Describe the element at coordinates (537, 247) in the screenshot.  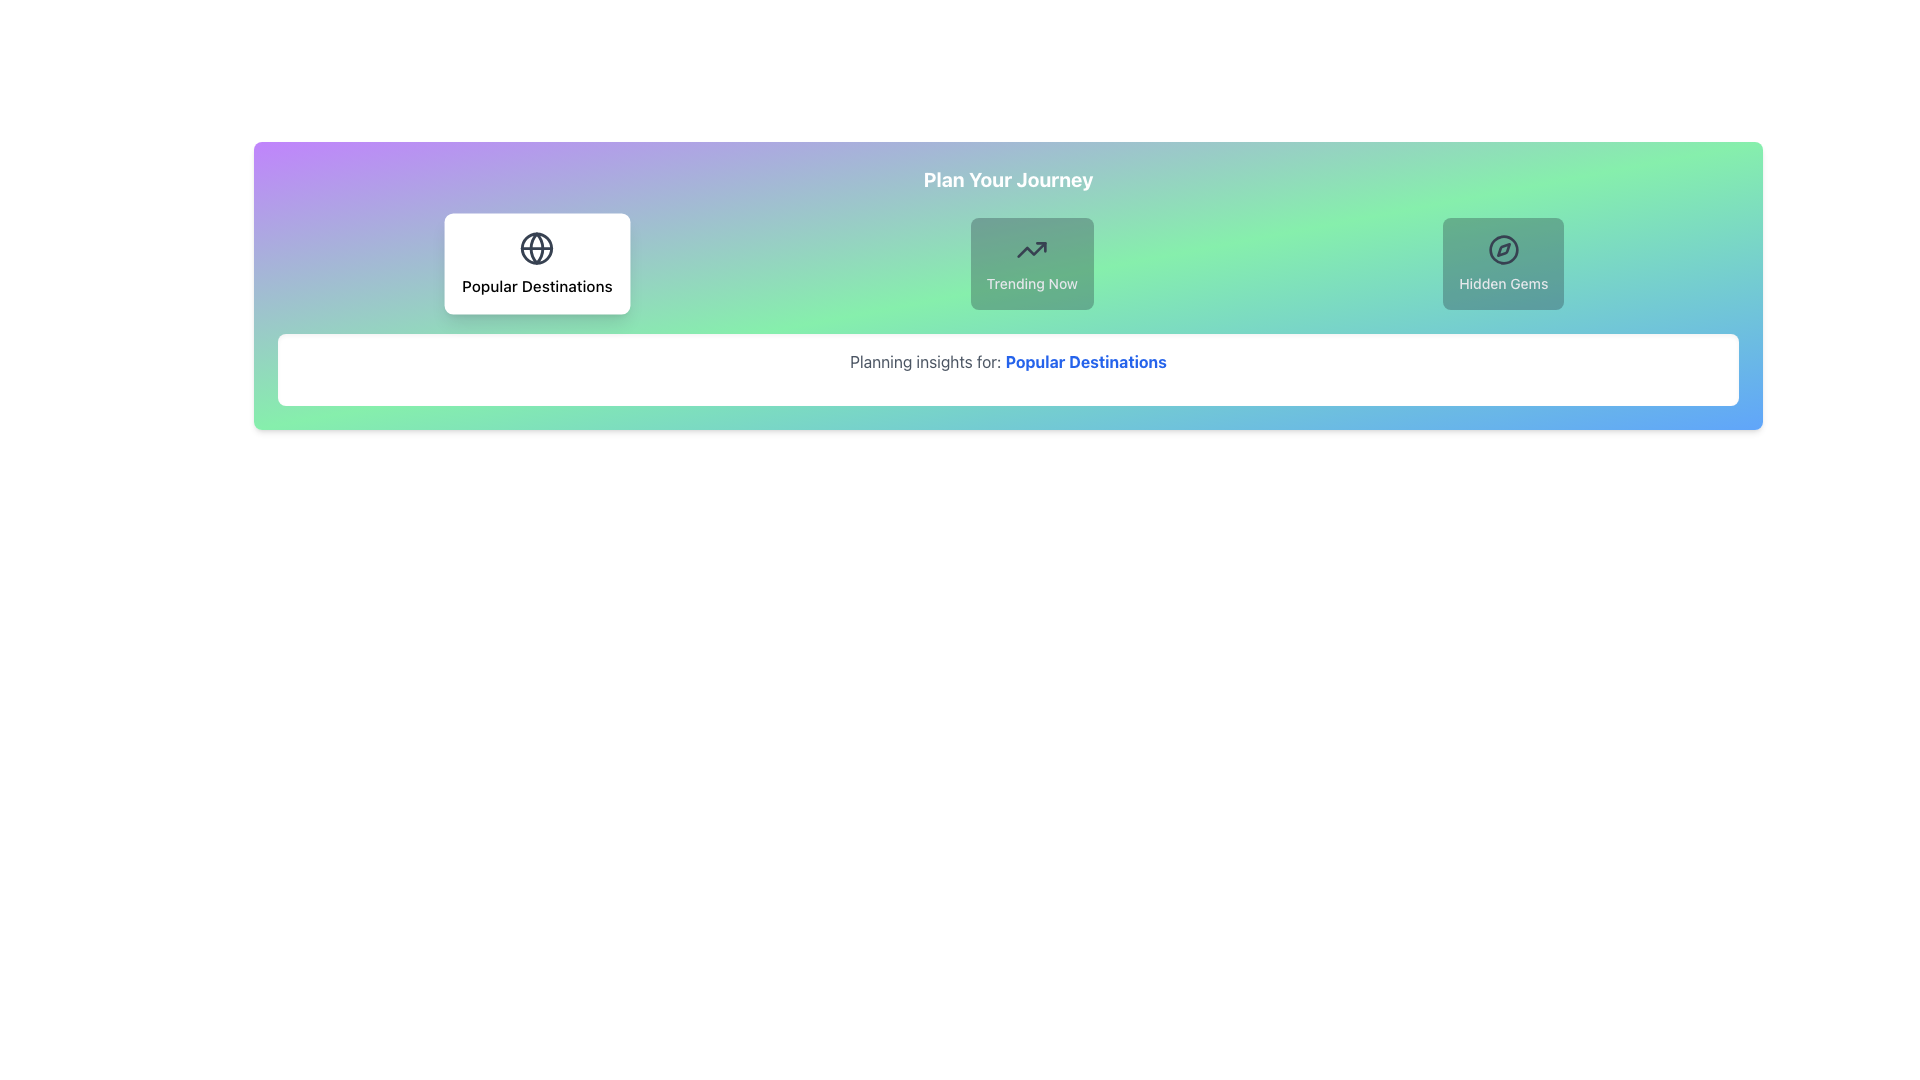
I see `the graphical icon component representing a globe icon located under the 'Popular Destinations' label in the left section of the gradient header area` at that location.